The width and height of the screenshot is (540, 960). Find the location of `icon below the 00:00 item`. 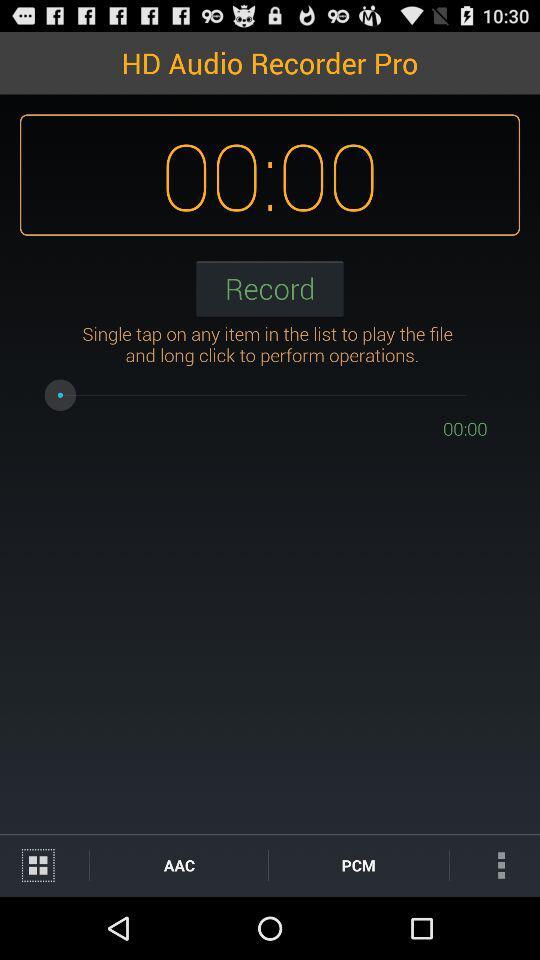

icon below the 00:00 item is located at coordinates (357, 864).